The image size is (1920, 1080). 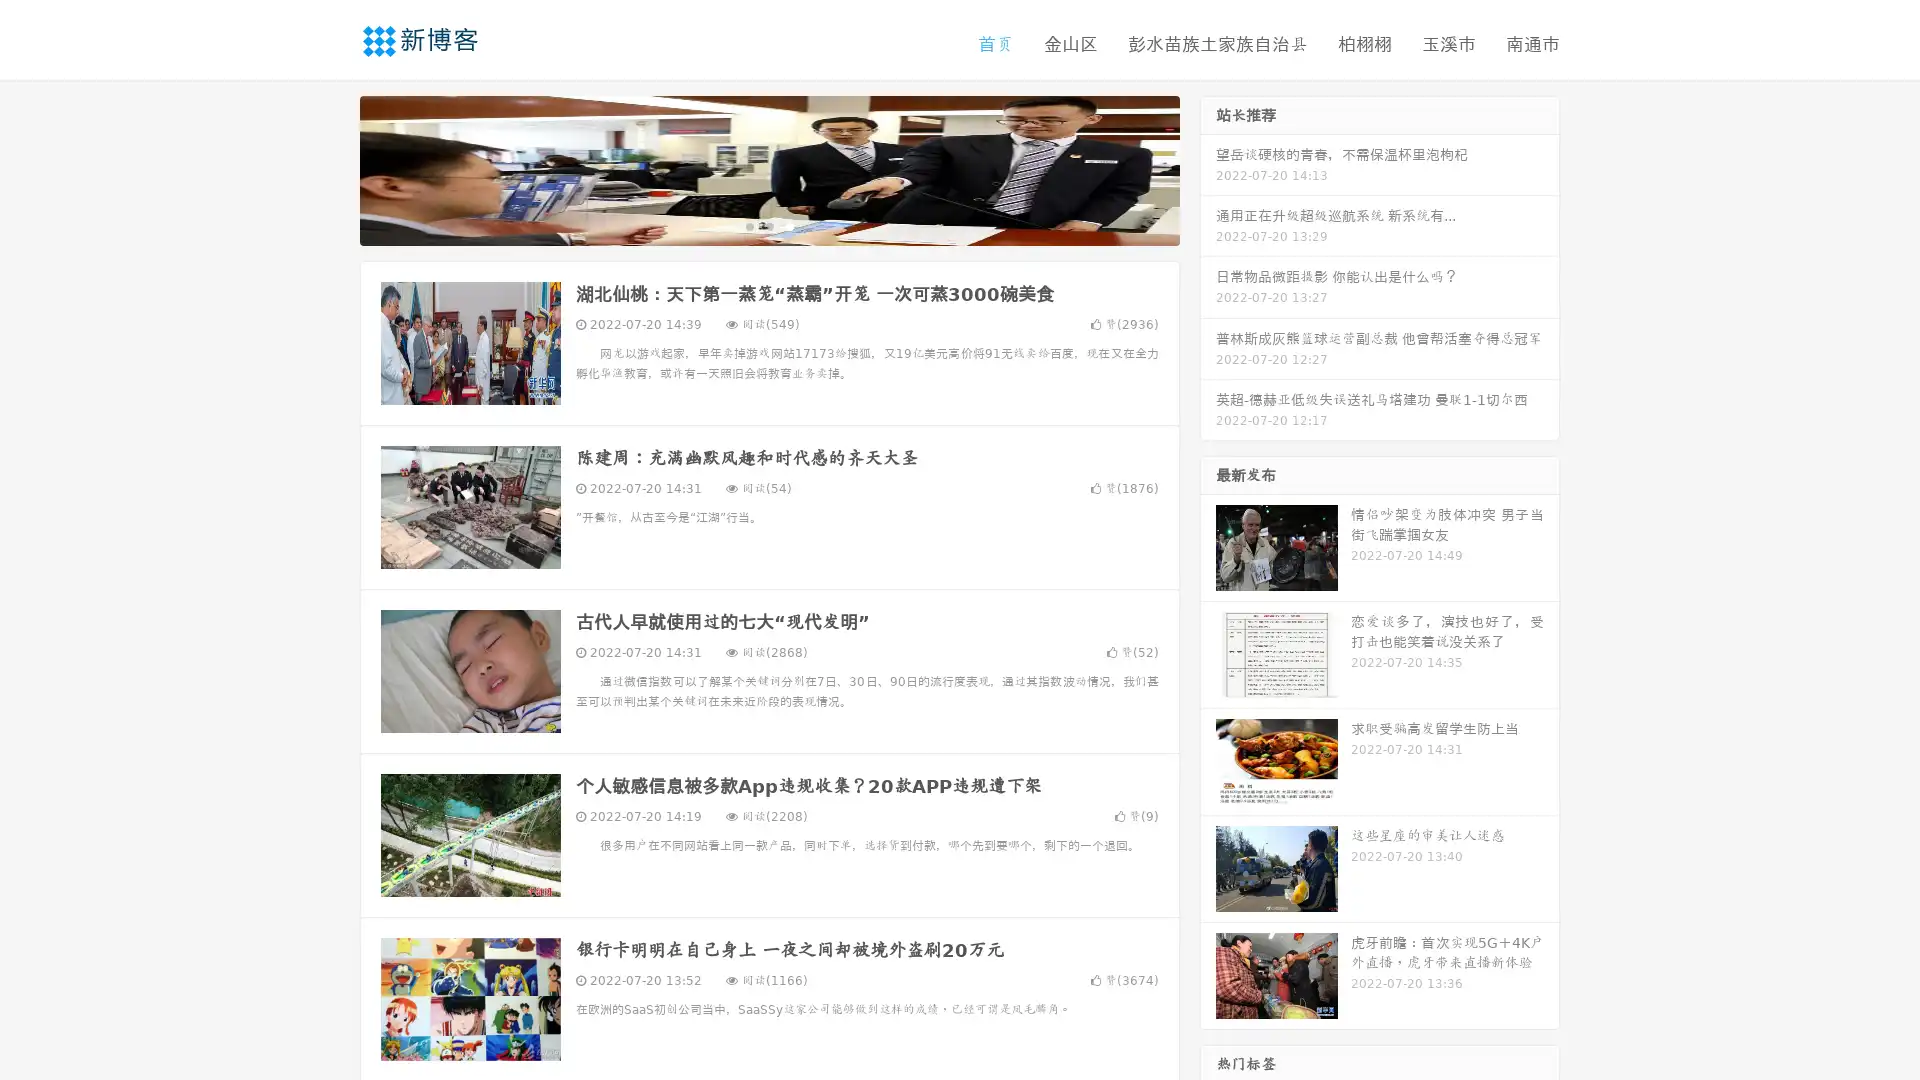 What do you see at coordinates (768, 225) in the screenshot?
I see `Go to slide 2` at bounding box center [768, 225].